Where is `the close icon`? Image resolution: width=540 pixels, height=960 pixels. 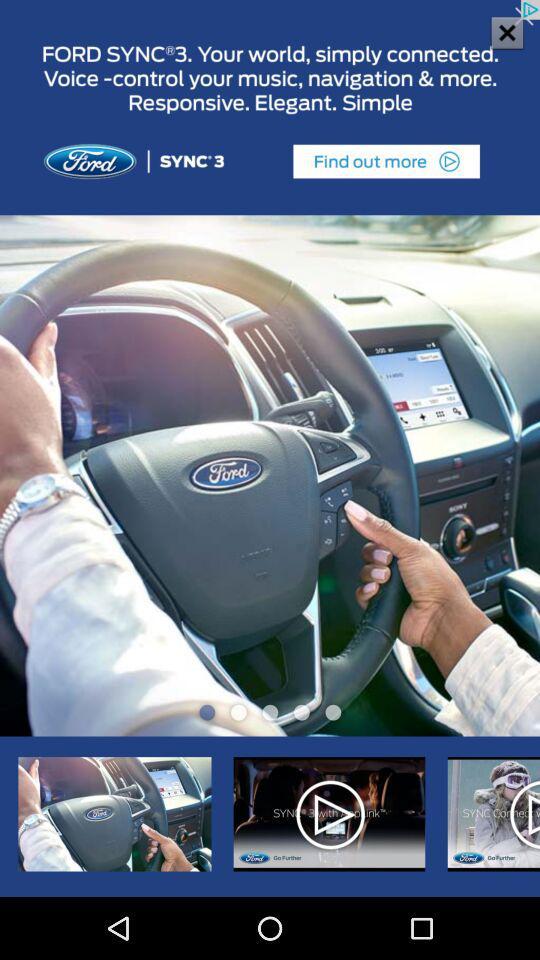 the close icon is located at coordinates (507, 34).